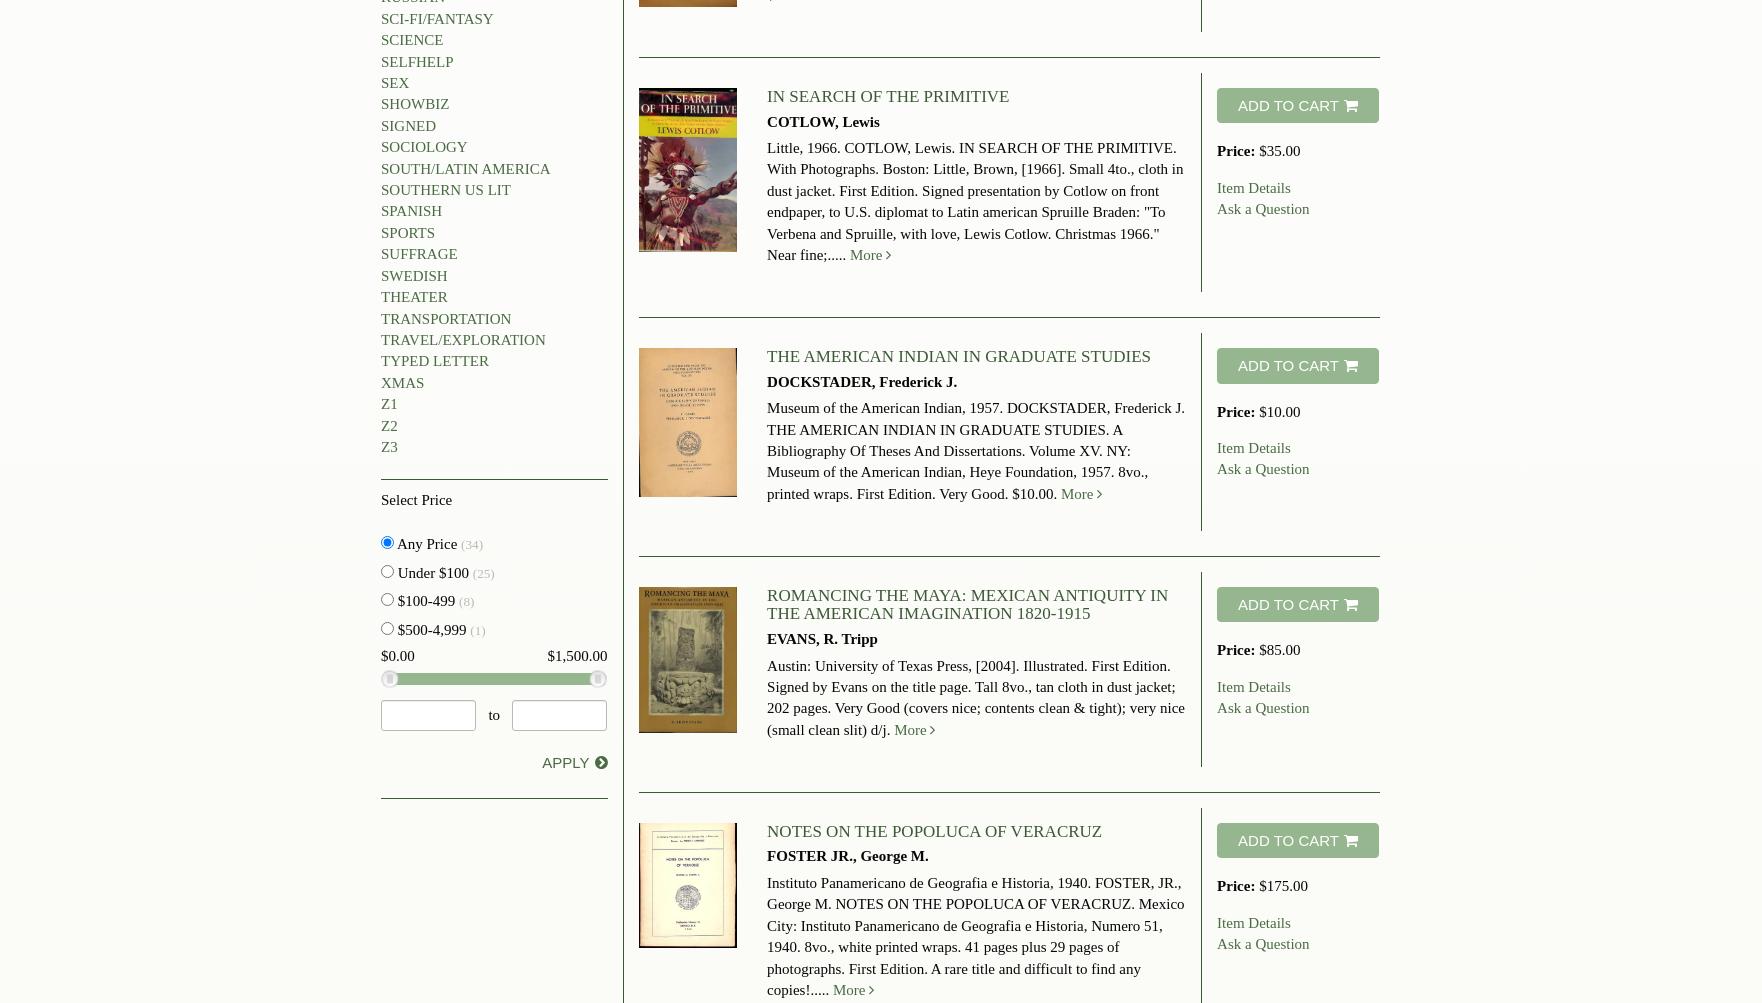 This screenshot has width=1762, height=1003. I want to click on 'XMAS', so click(380, 381).